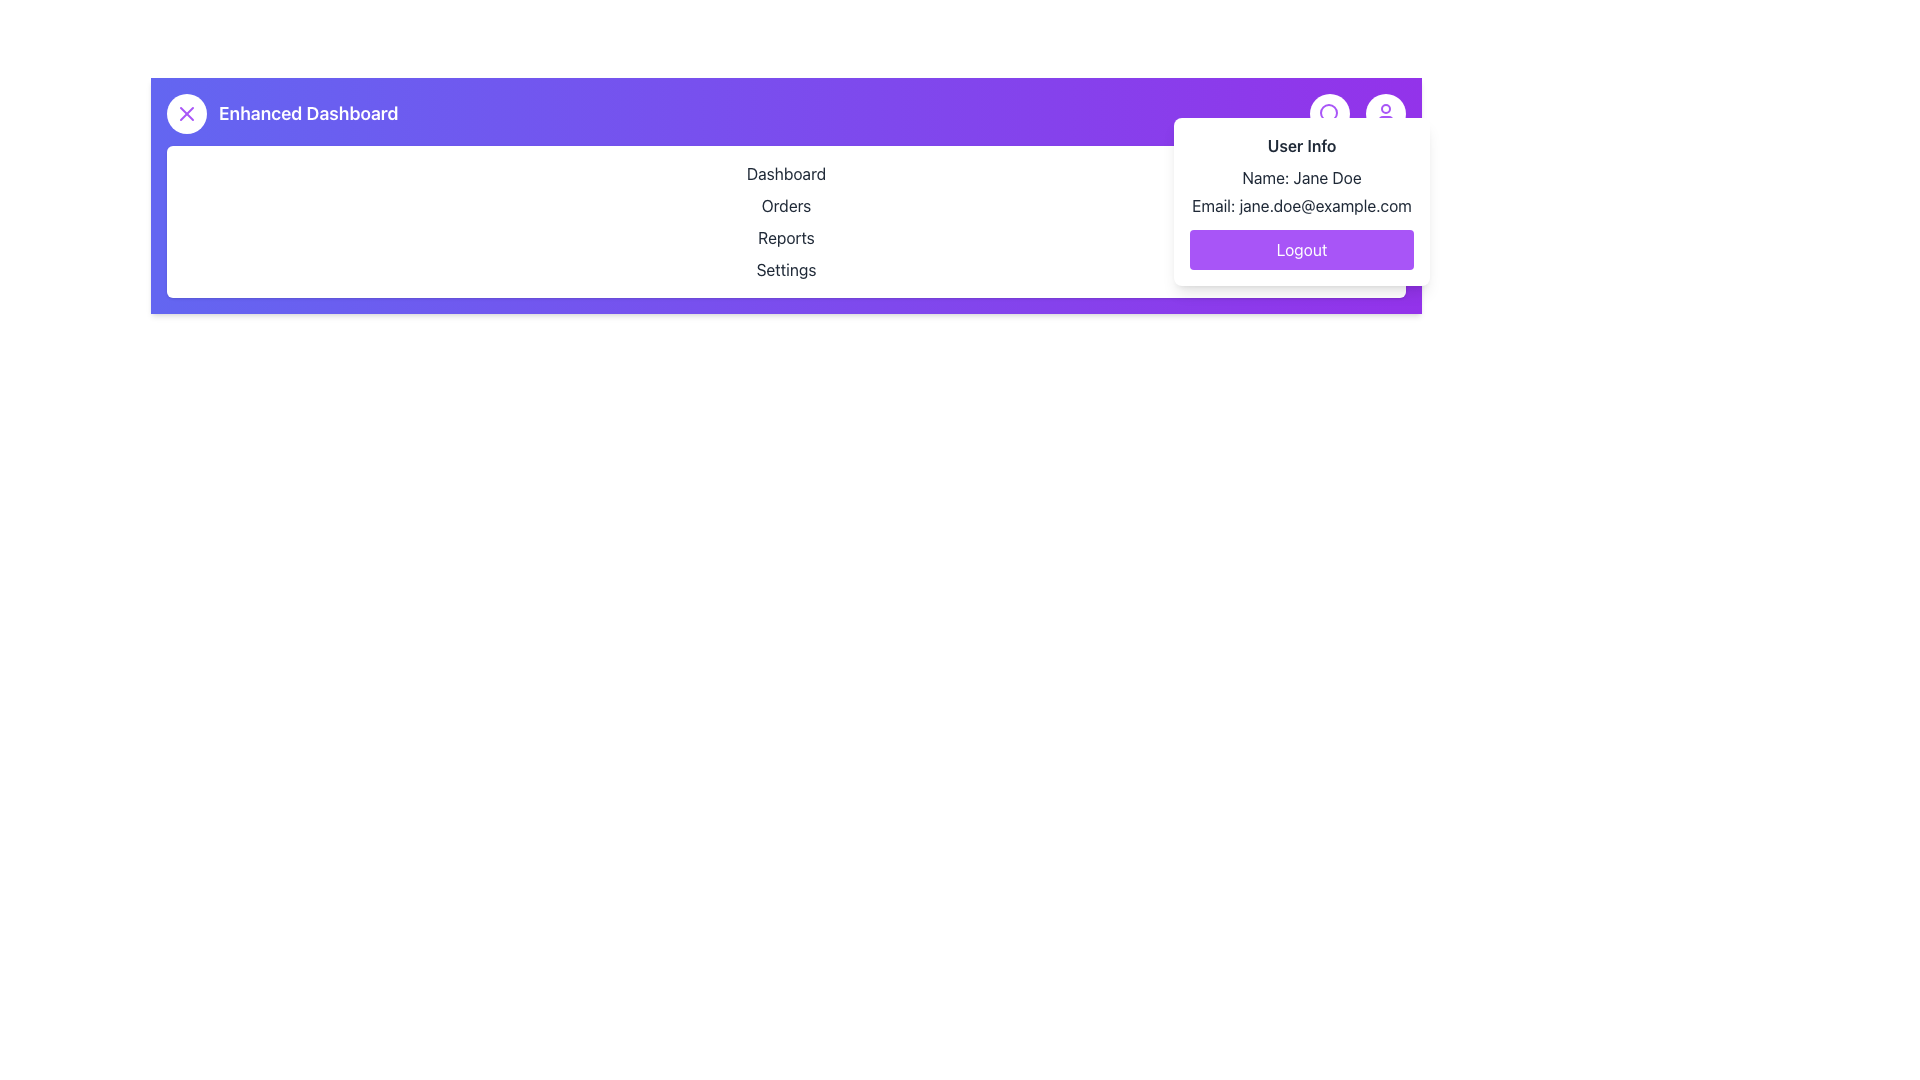 The image size is (1920, 1080). What do you see at coordinates (187, 114) in the screenshot?
I see `the circular button with a white background and purple 'X' icon located at the top-left corner of the header labeled 'Enhanced Dashboard'` at bounding box center [187, 114].